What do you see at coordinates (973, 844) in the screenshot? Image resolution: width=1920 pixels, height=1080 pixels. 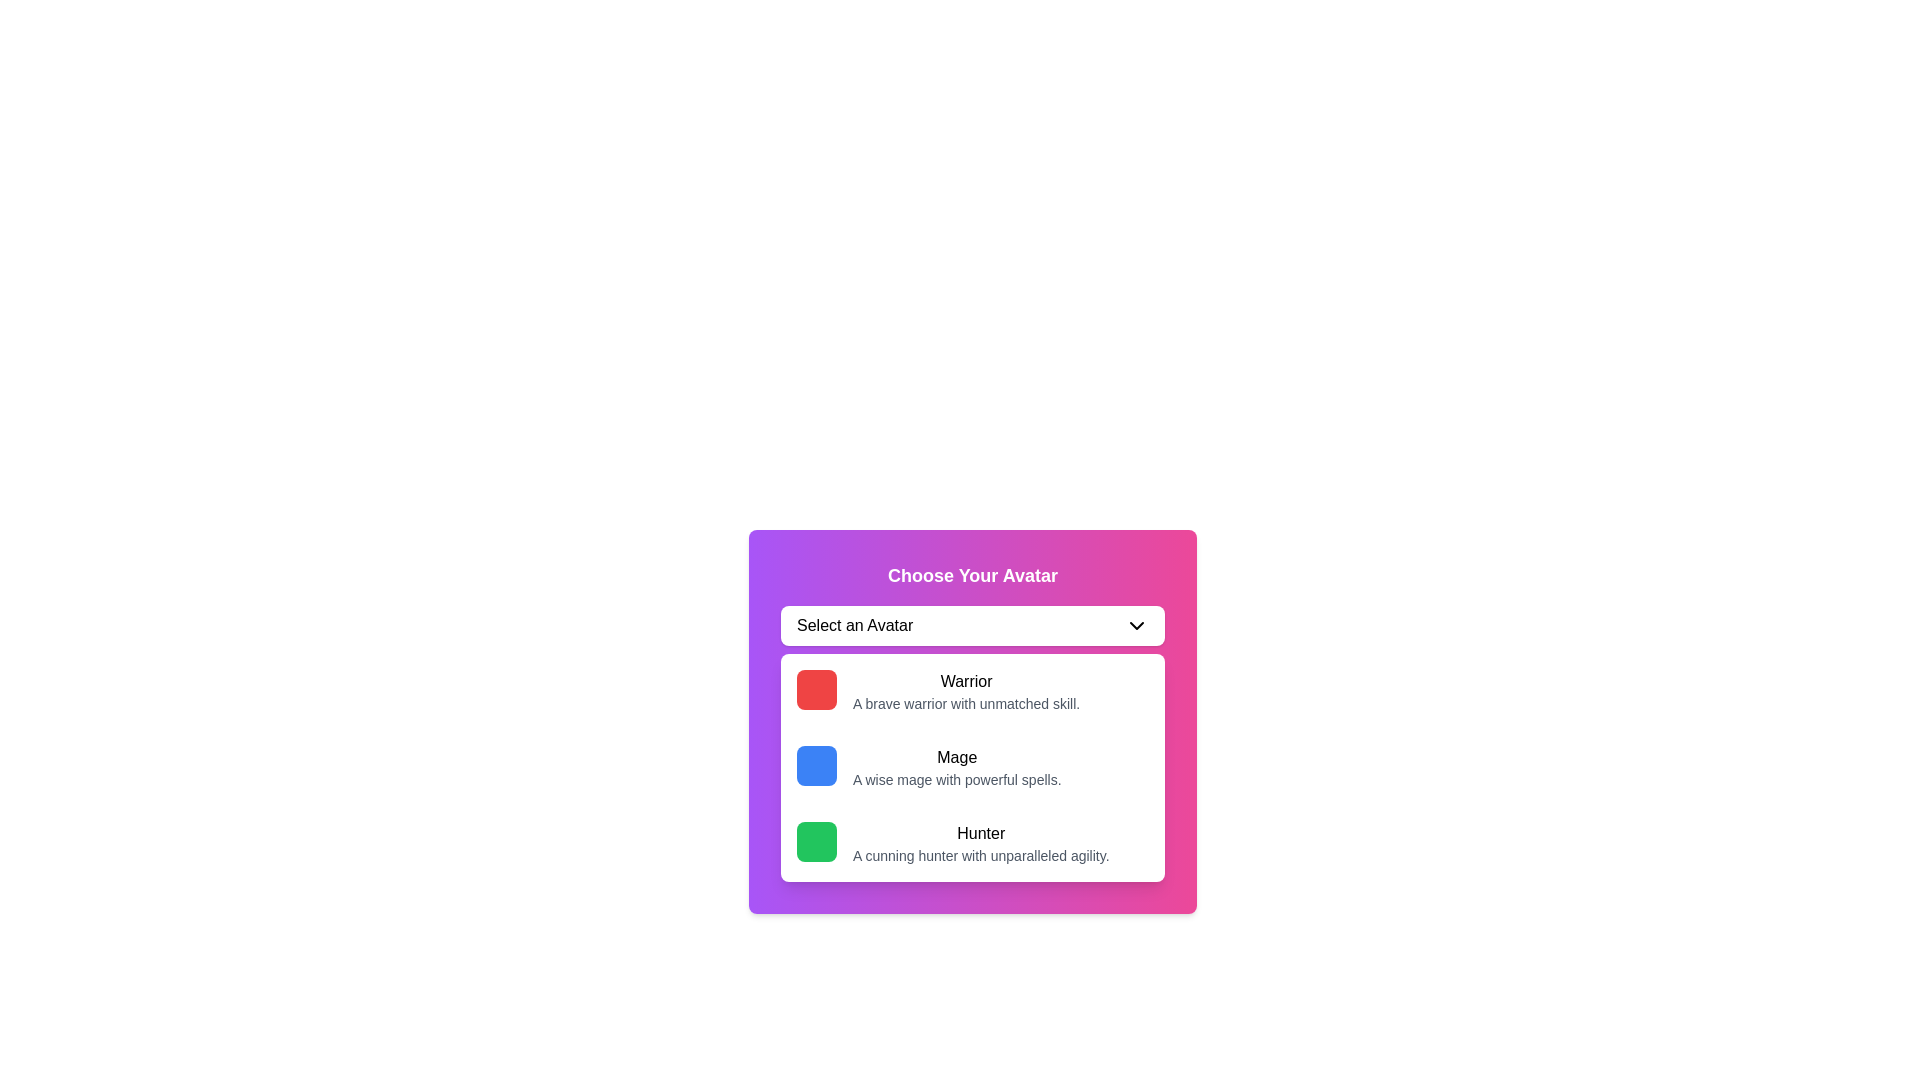 I see `the selectable list item labeled 'Hunter' which is the third item in a vertical list` at bounding box center [973, 844].